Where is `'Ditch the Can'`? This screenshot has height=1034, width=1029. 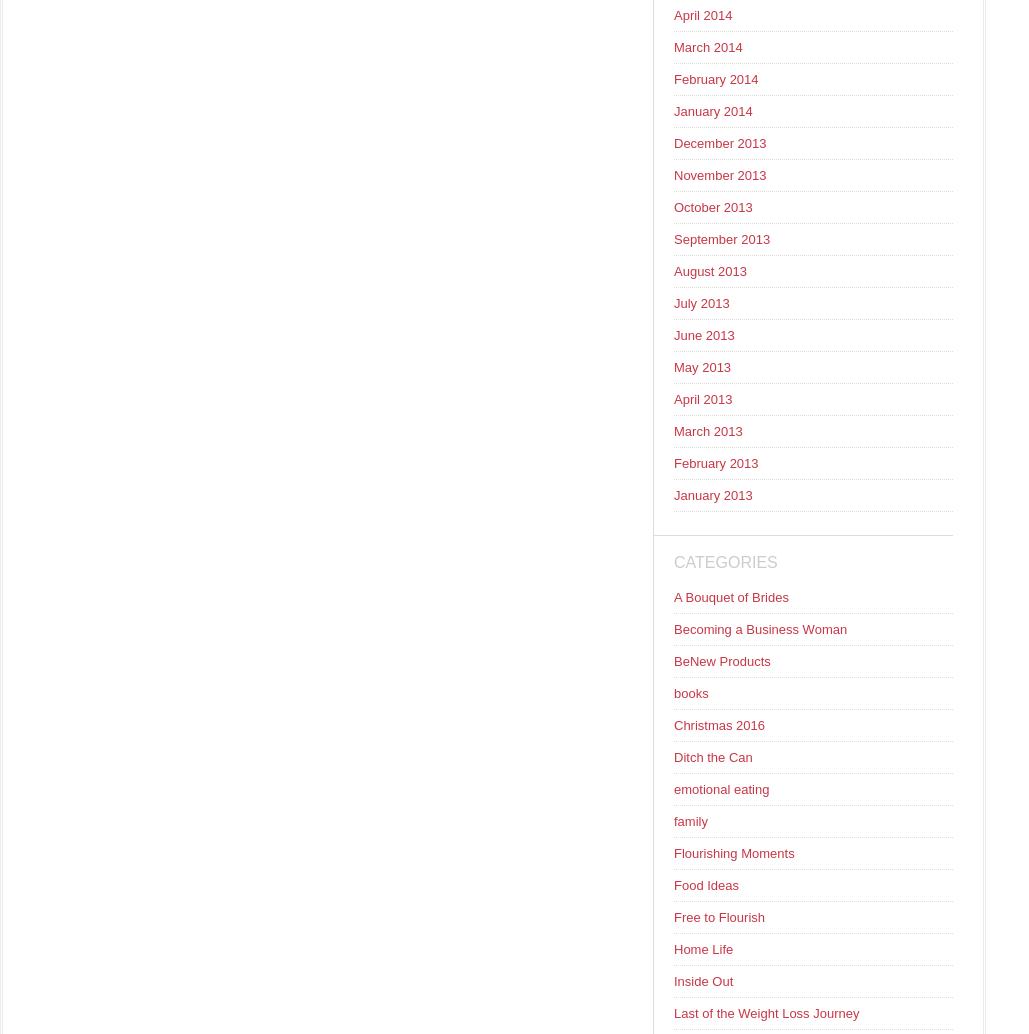
'Ditch the Can' is located at coordinates (711, 757).